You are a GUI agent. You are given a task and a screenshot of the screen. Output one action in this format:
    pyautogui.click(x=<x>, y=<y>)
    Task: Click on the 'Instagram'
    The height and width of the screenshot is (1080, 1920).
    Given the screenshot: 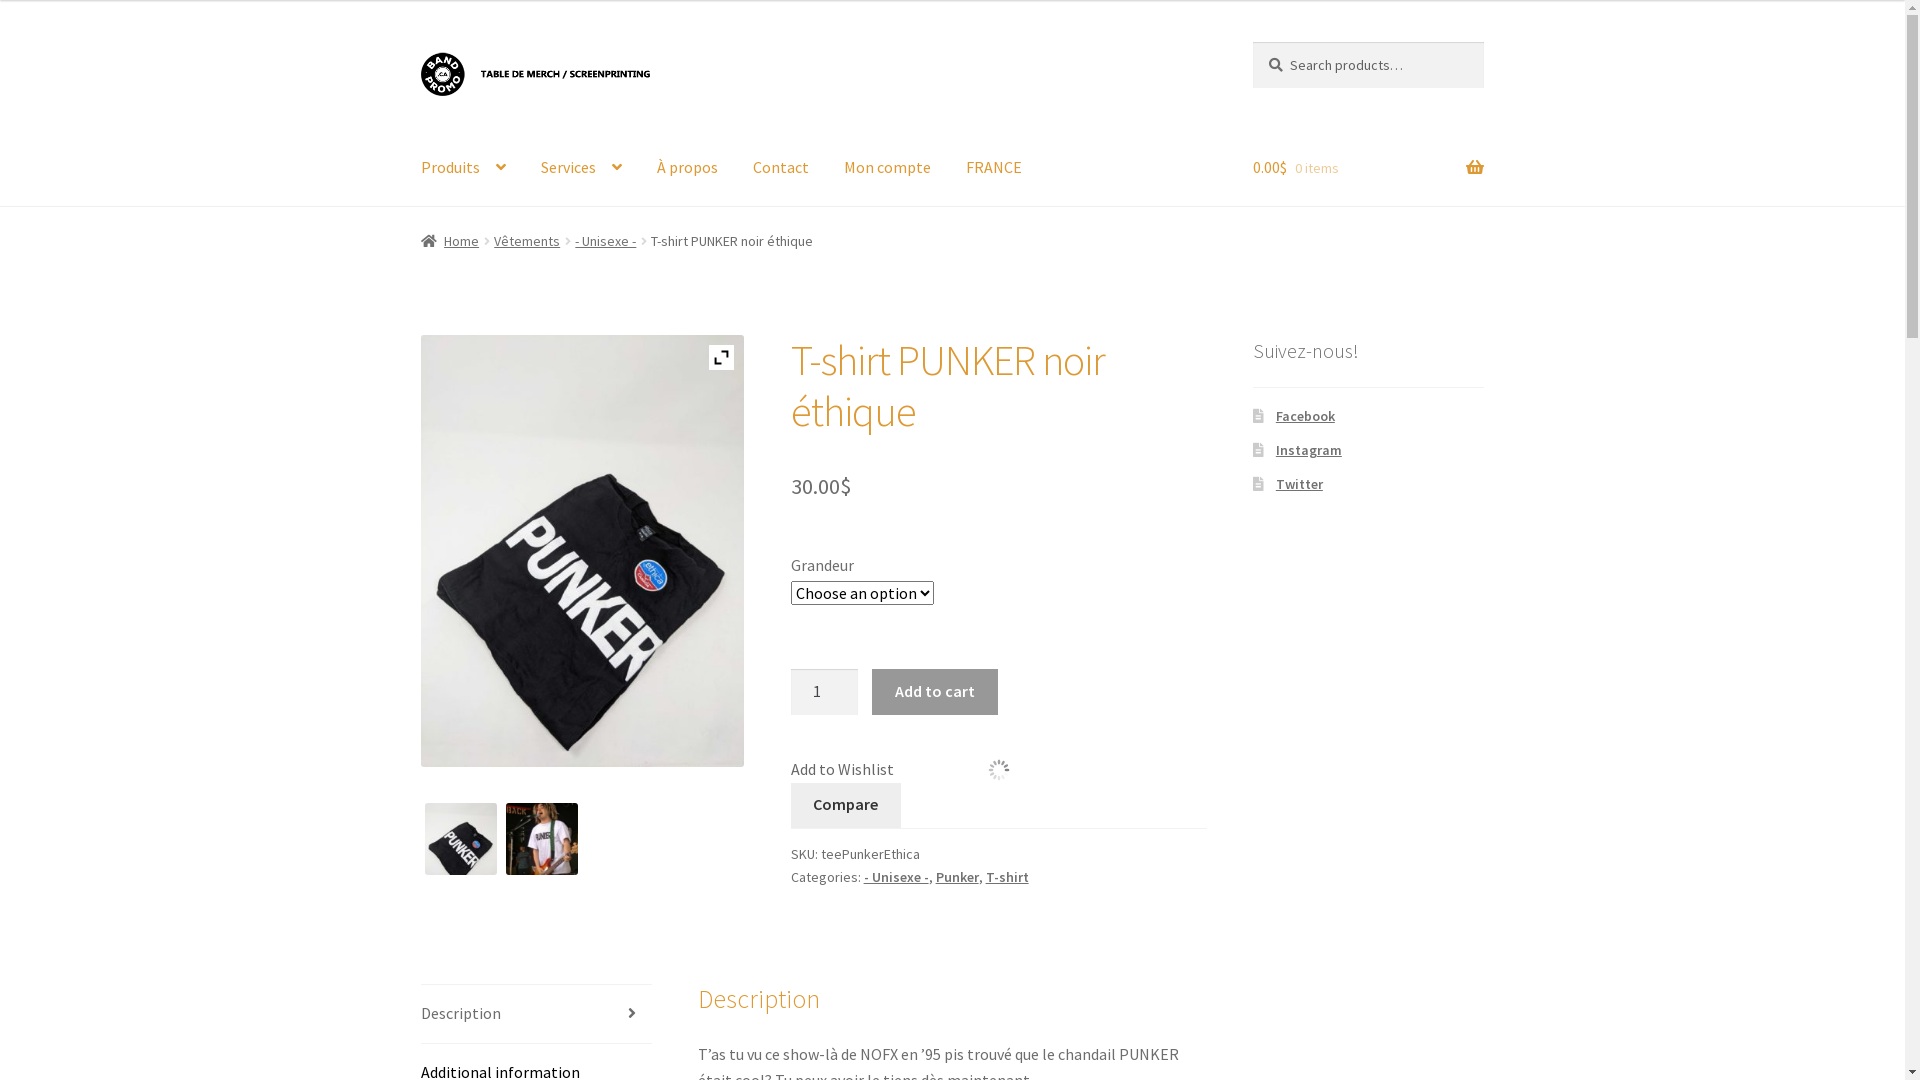 What is the action you would take?
    pyautogui.click(x=1309, y=450)
    